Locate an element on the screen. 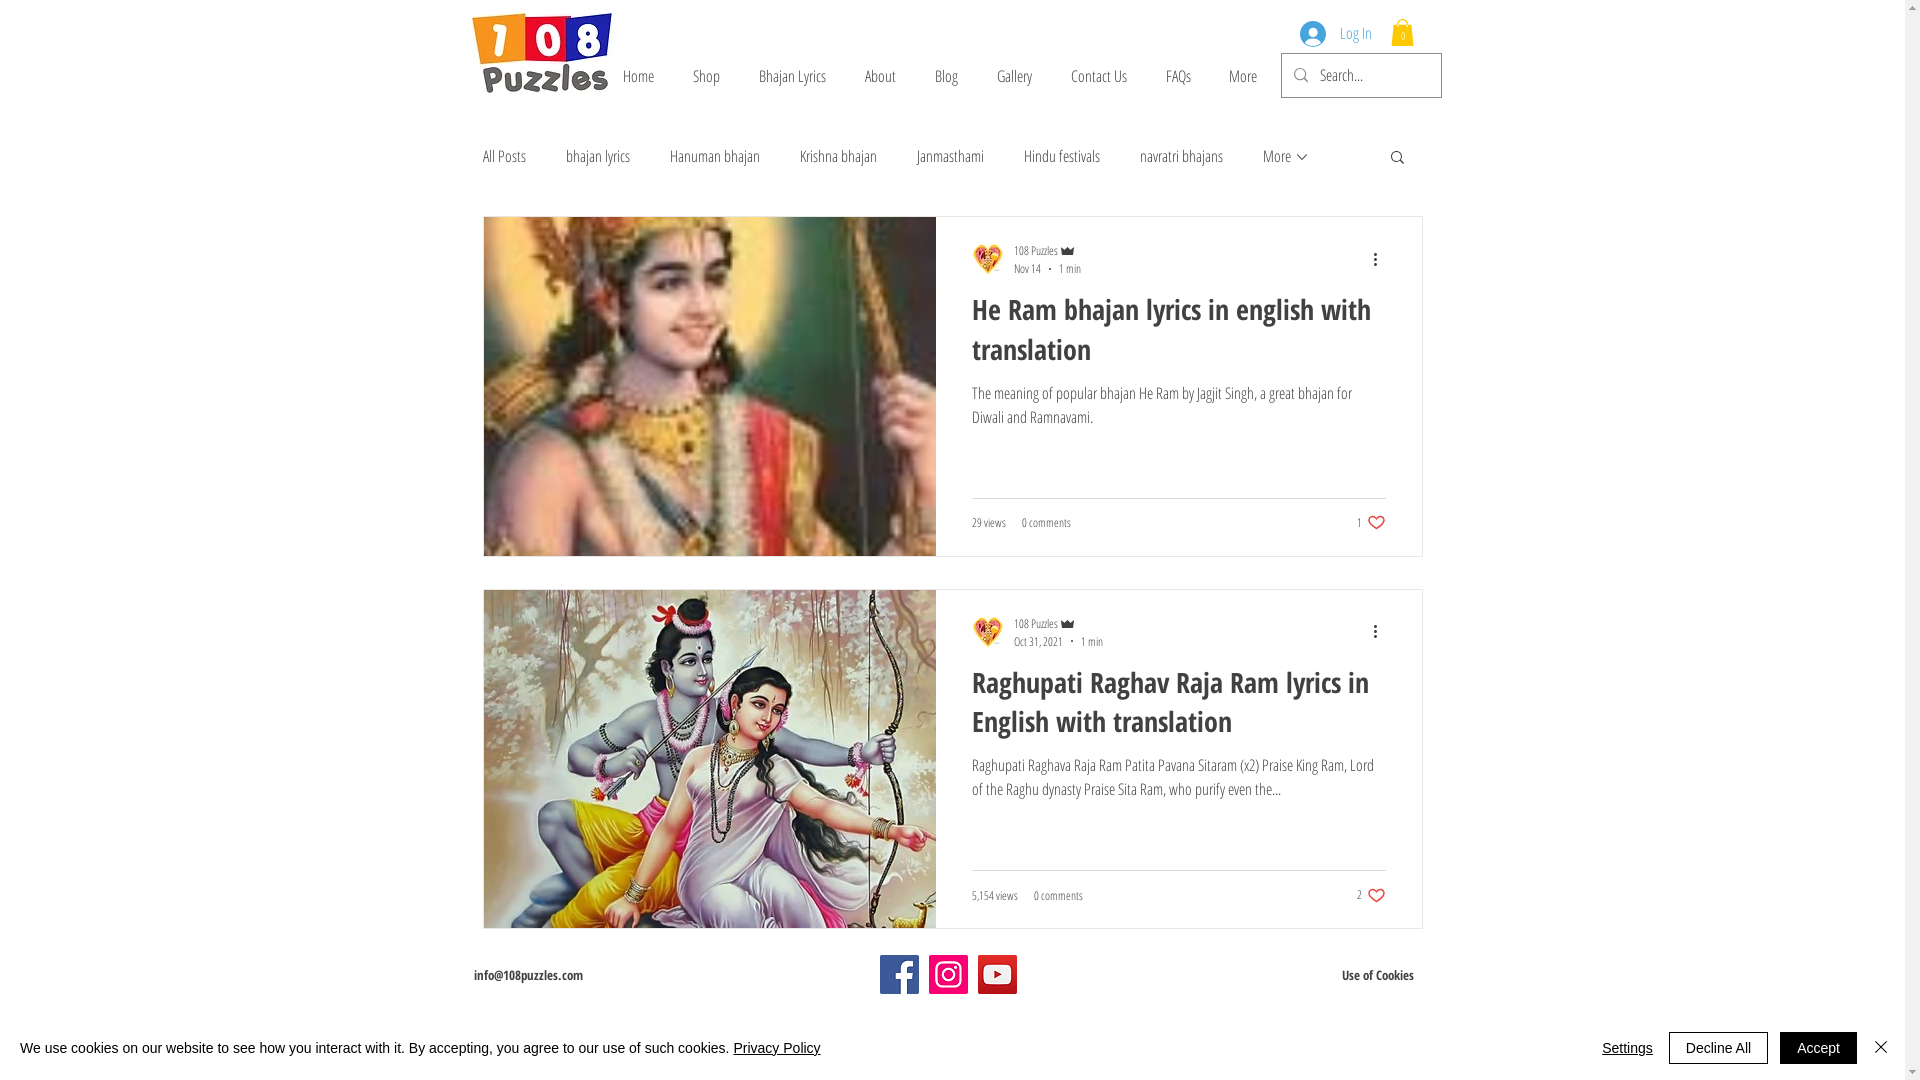 Image resolution: width=1920 pixels, height=1080 pixels. 'Hindu festivals' is located at coordinates (1060, 154).